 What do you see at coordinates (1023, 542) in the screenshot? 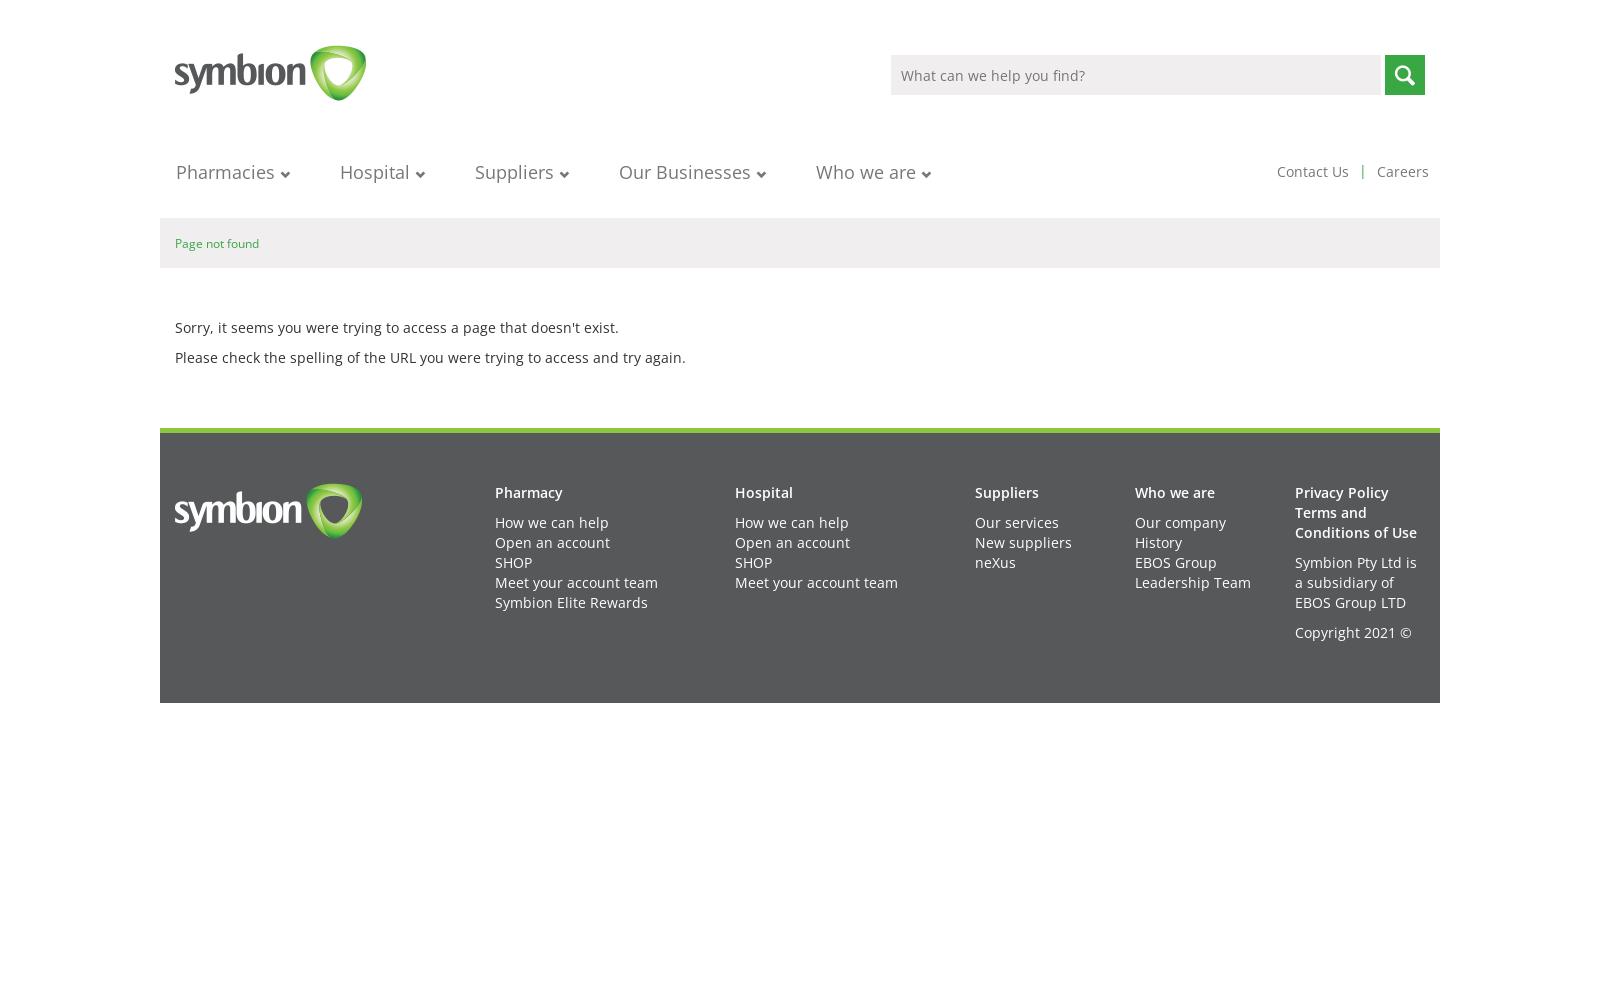
I see `'New suppliers'` at bounding box center [1023, 542].